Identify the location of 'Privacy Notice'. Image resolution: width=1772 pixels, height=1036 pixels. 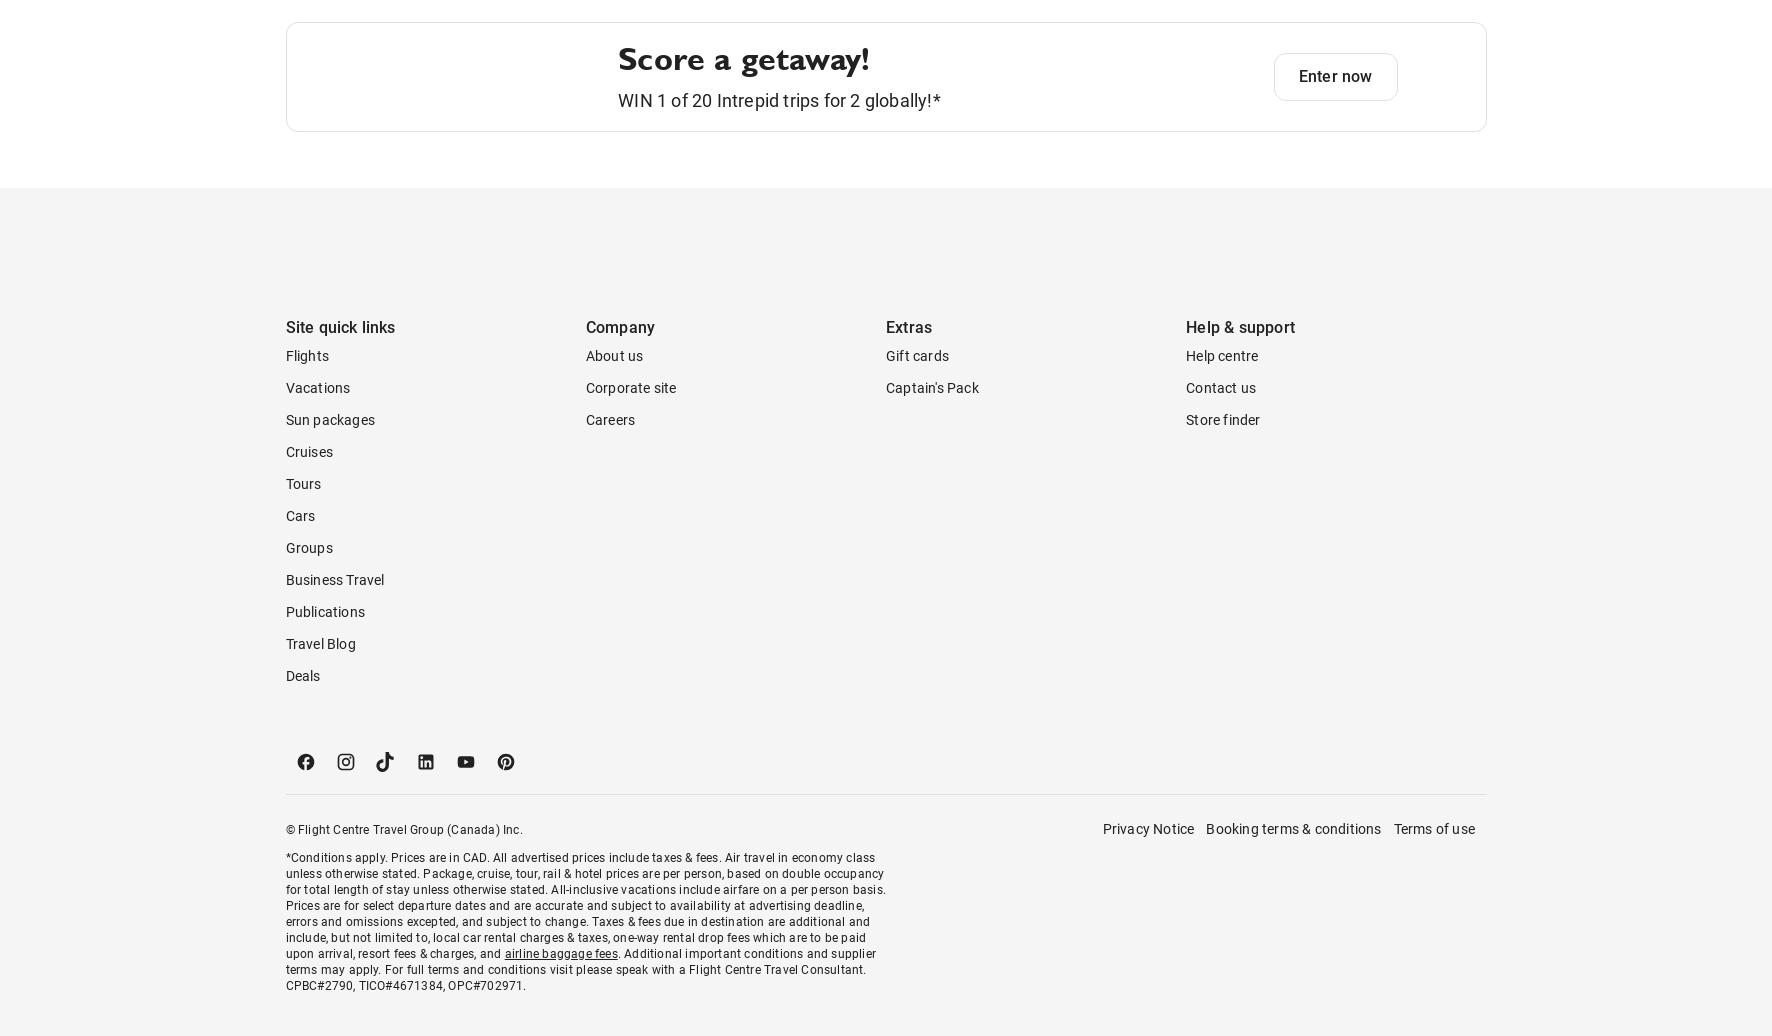
(1102, 908).